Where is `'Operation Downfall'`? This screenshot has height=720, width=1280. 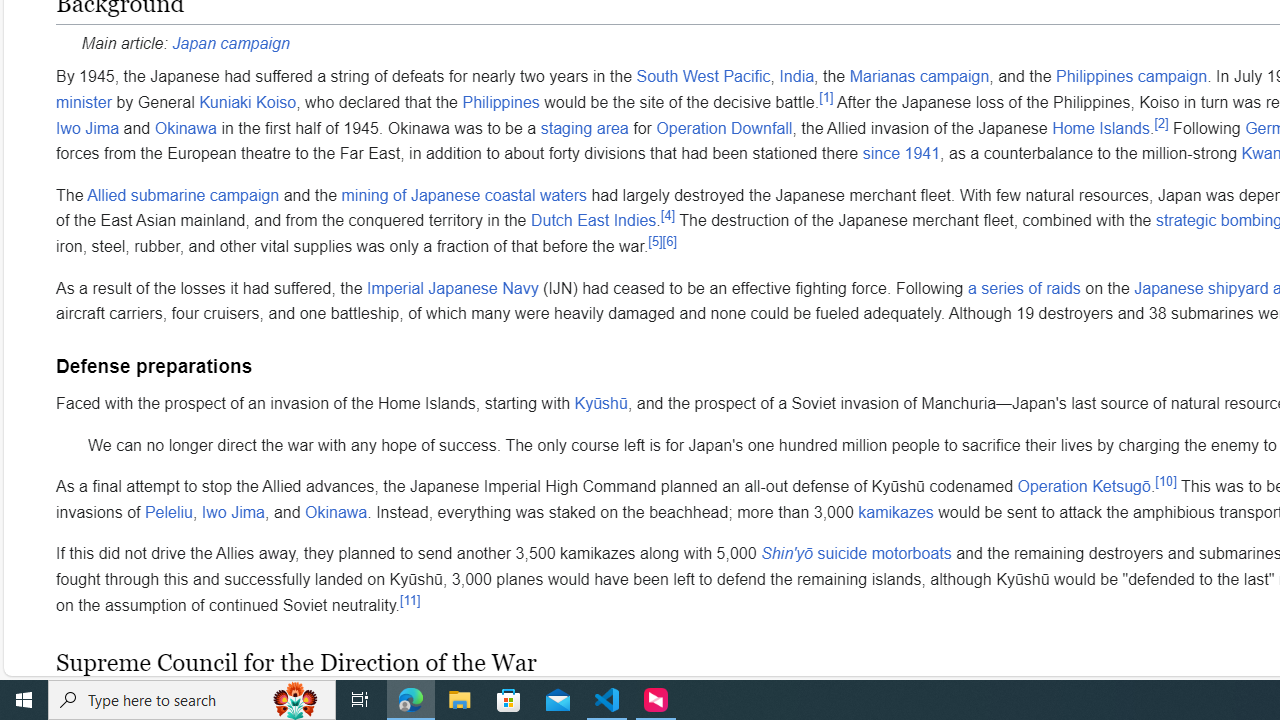
'Operation Downfall' is located at coordinates (723, 127).